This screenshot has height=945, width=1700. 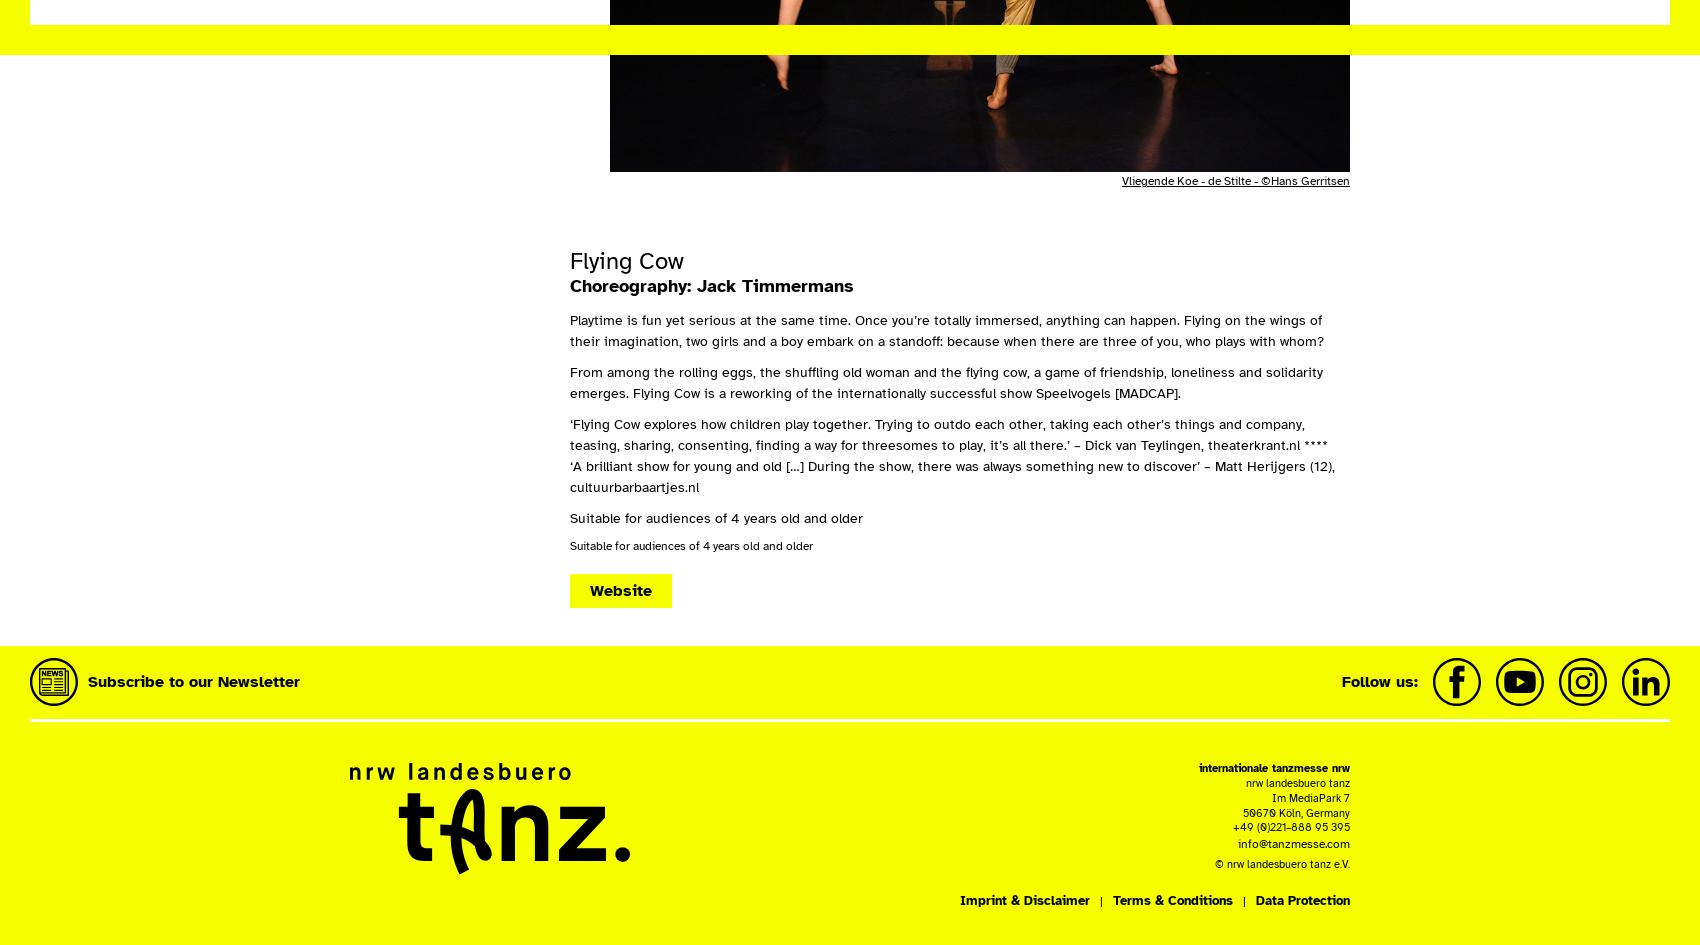 What do you see at coordinates (691, 546) in the screenshot?
I see `'Suitable for audiences of 4 years old and older﻿​'` at bounding box center [691, 546].